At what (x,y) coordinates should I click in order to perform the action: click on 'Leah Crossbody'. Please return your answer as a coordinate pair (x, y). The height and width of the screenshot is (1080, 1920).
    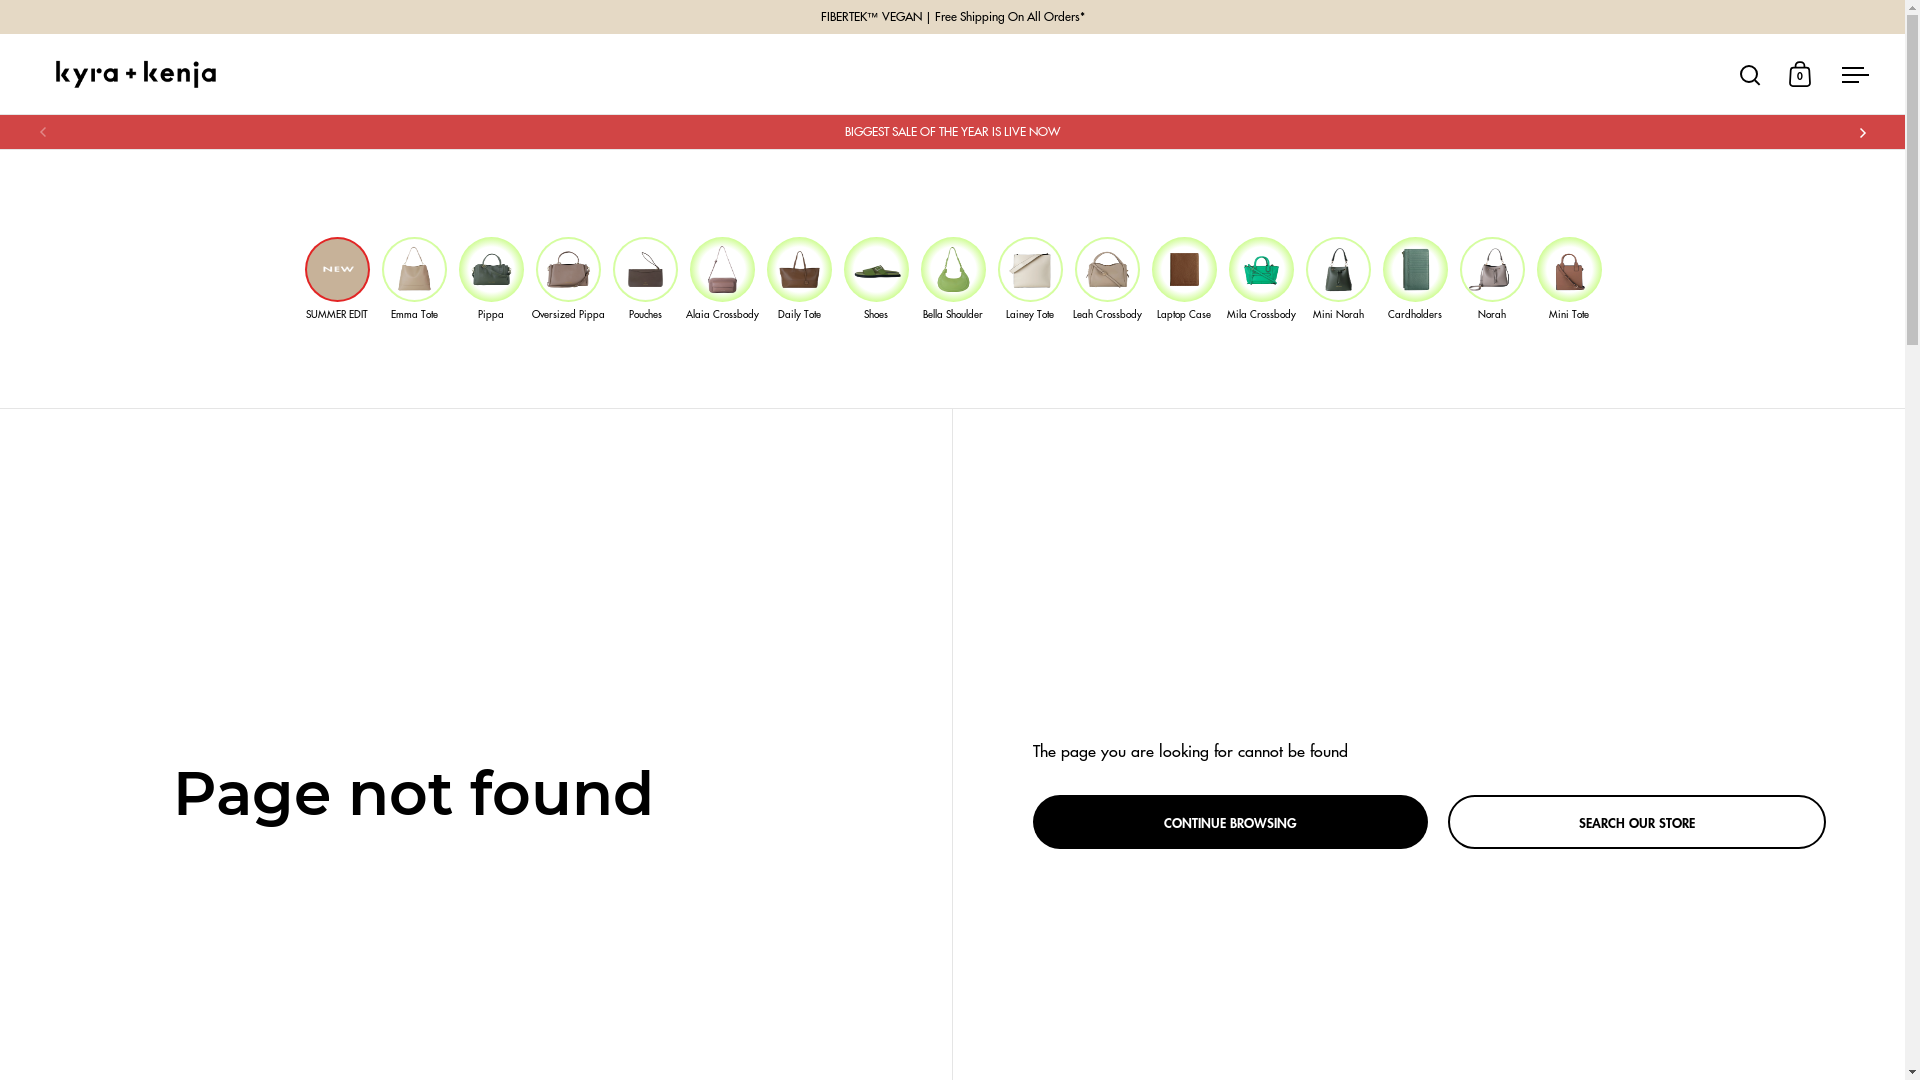
    Looking at the image, I should click on (1106, 278).